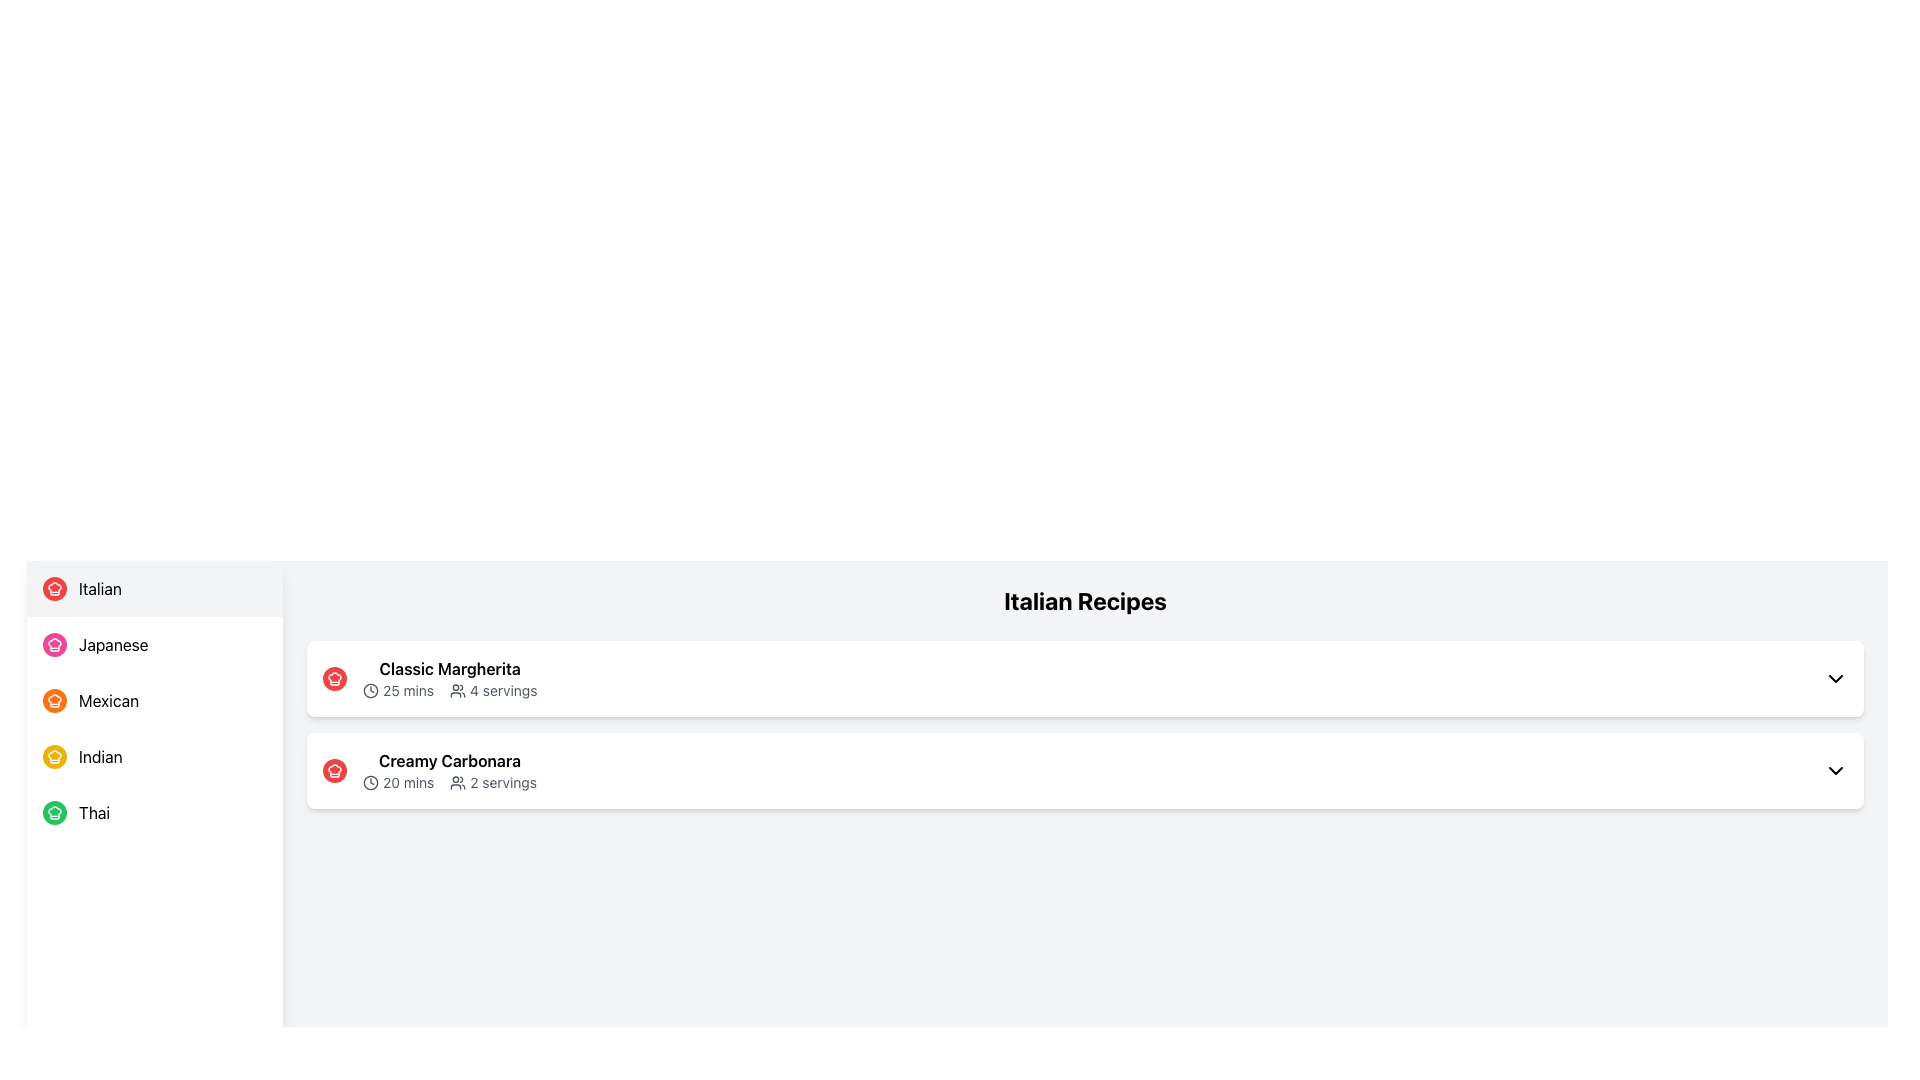  What do you see at coordinates (112, 644) in the screenshot?
I see `the text label displaying 'Japanese', which is the second item in the vertical list of culinary cuisines, positioned below 'Italian' and above 'Mexican'` at bounding box center [112, 644].